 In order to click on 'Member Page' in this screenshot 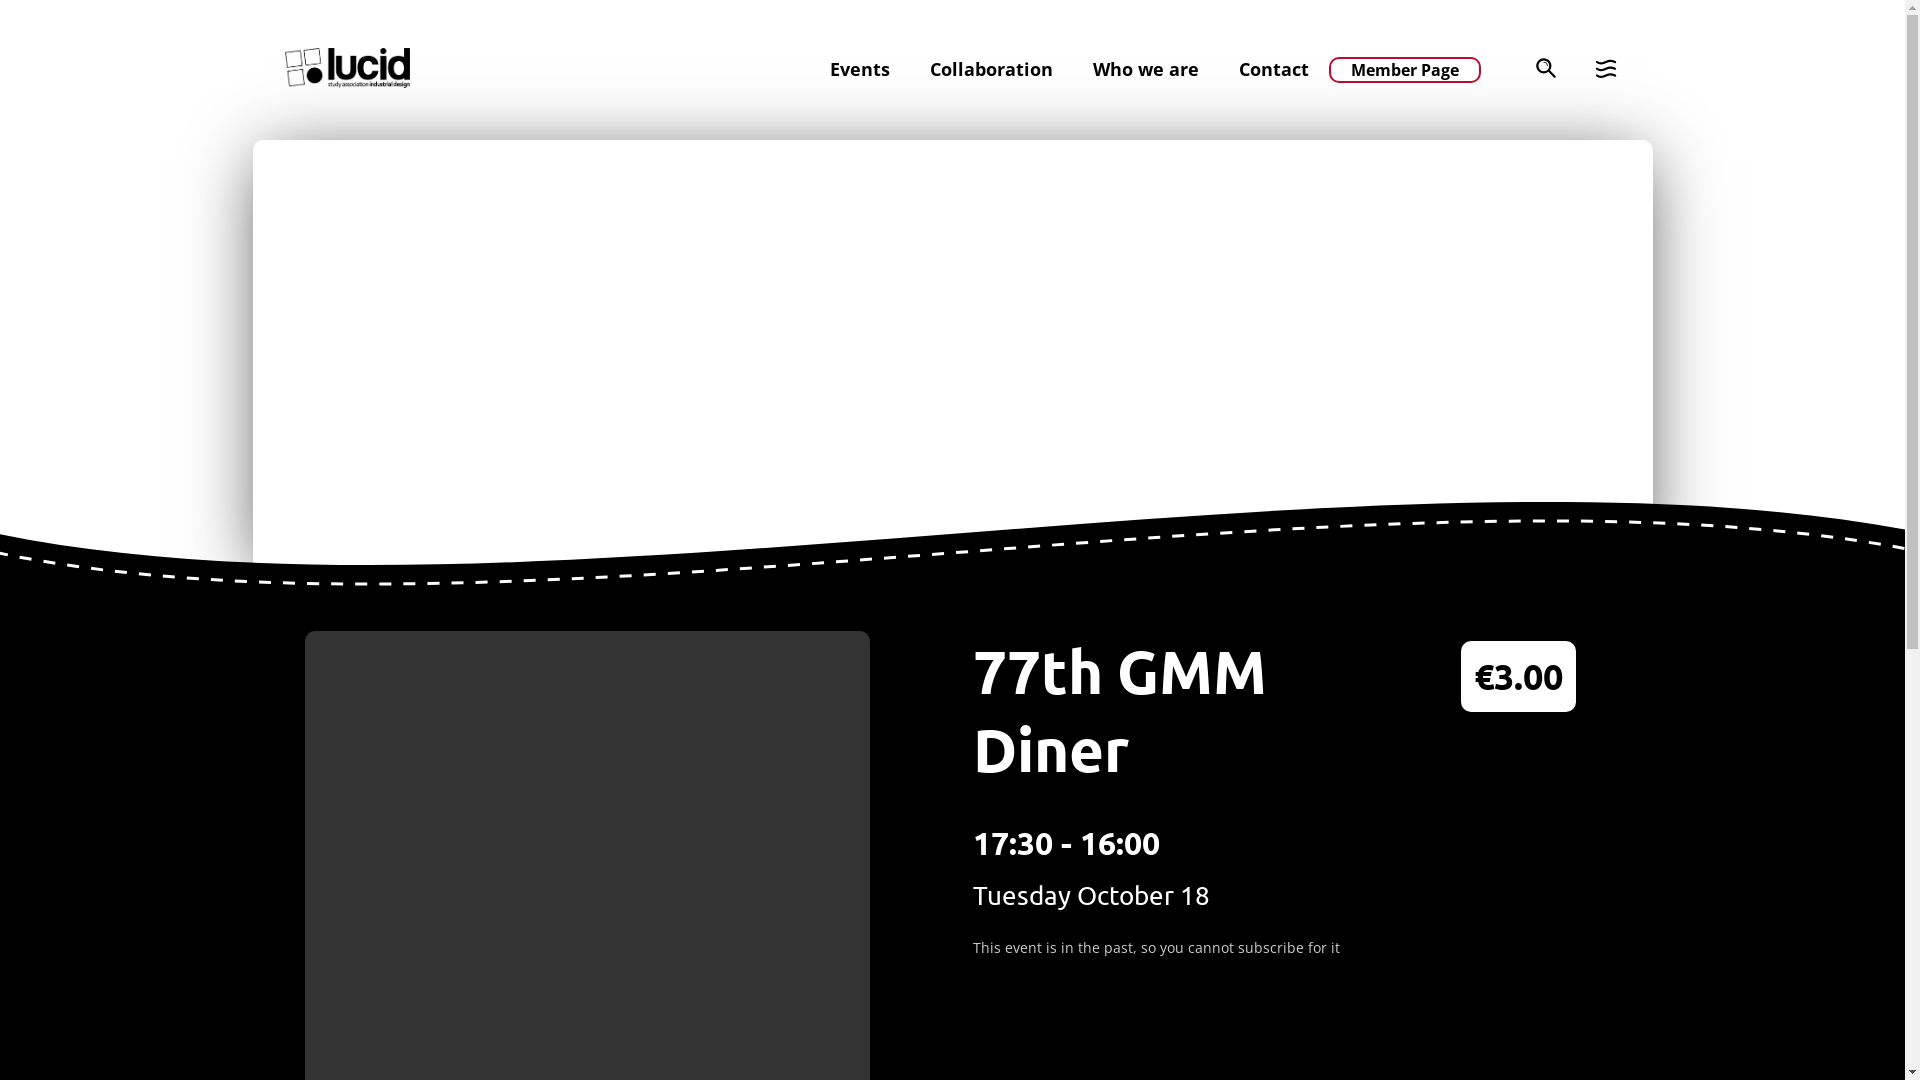, I will do `click(1402, 68)`.